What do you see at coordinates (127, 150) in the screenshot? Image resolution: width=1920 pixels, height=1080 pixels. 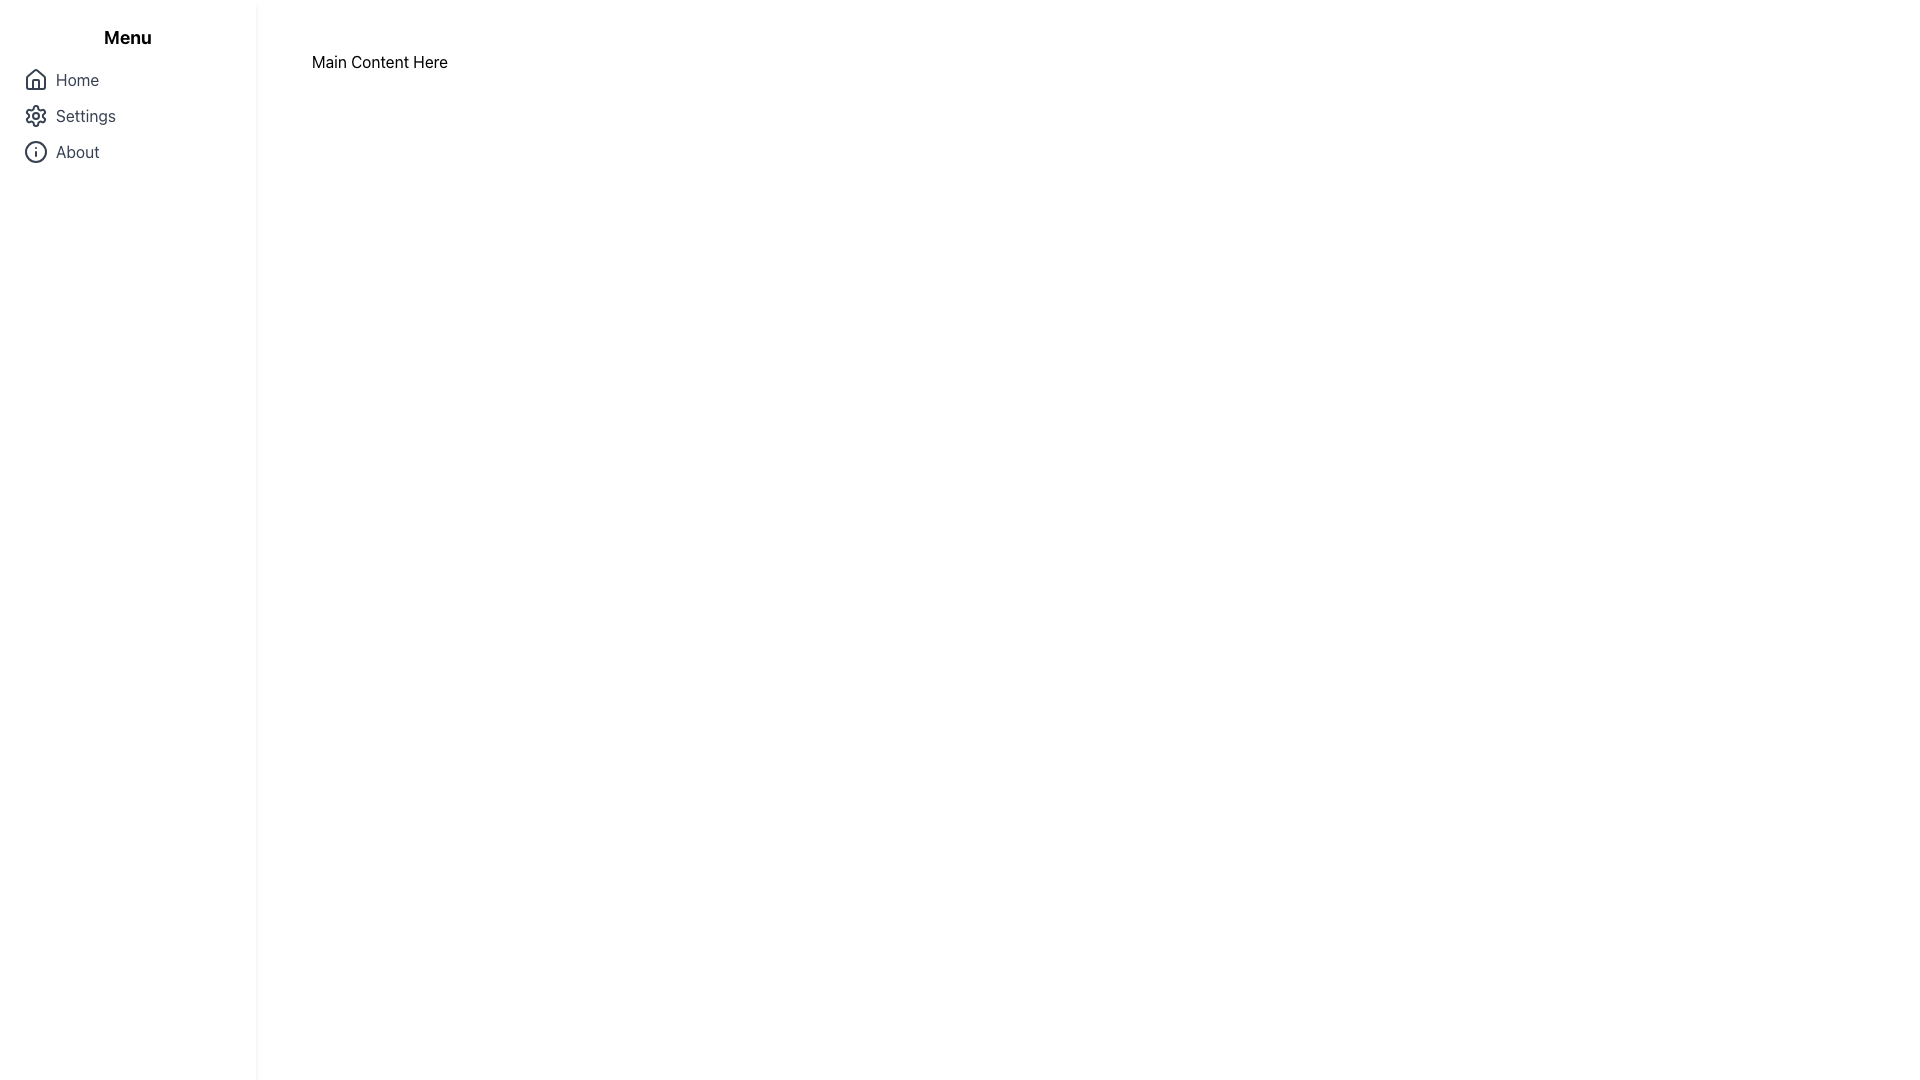 I see `the third navigation link in the sidebar menu, which leads to the 'About' section` at bounding box center [127, 150].